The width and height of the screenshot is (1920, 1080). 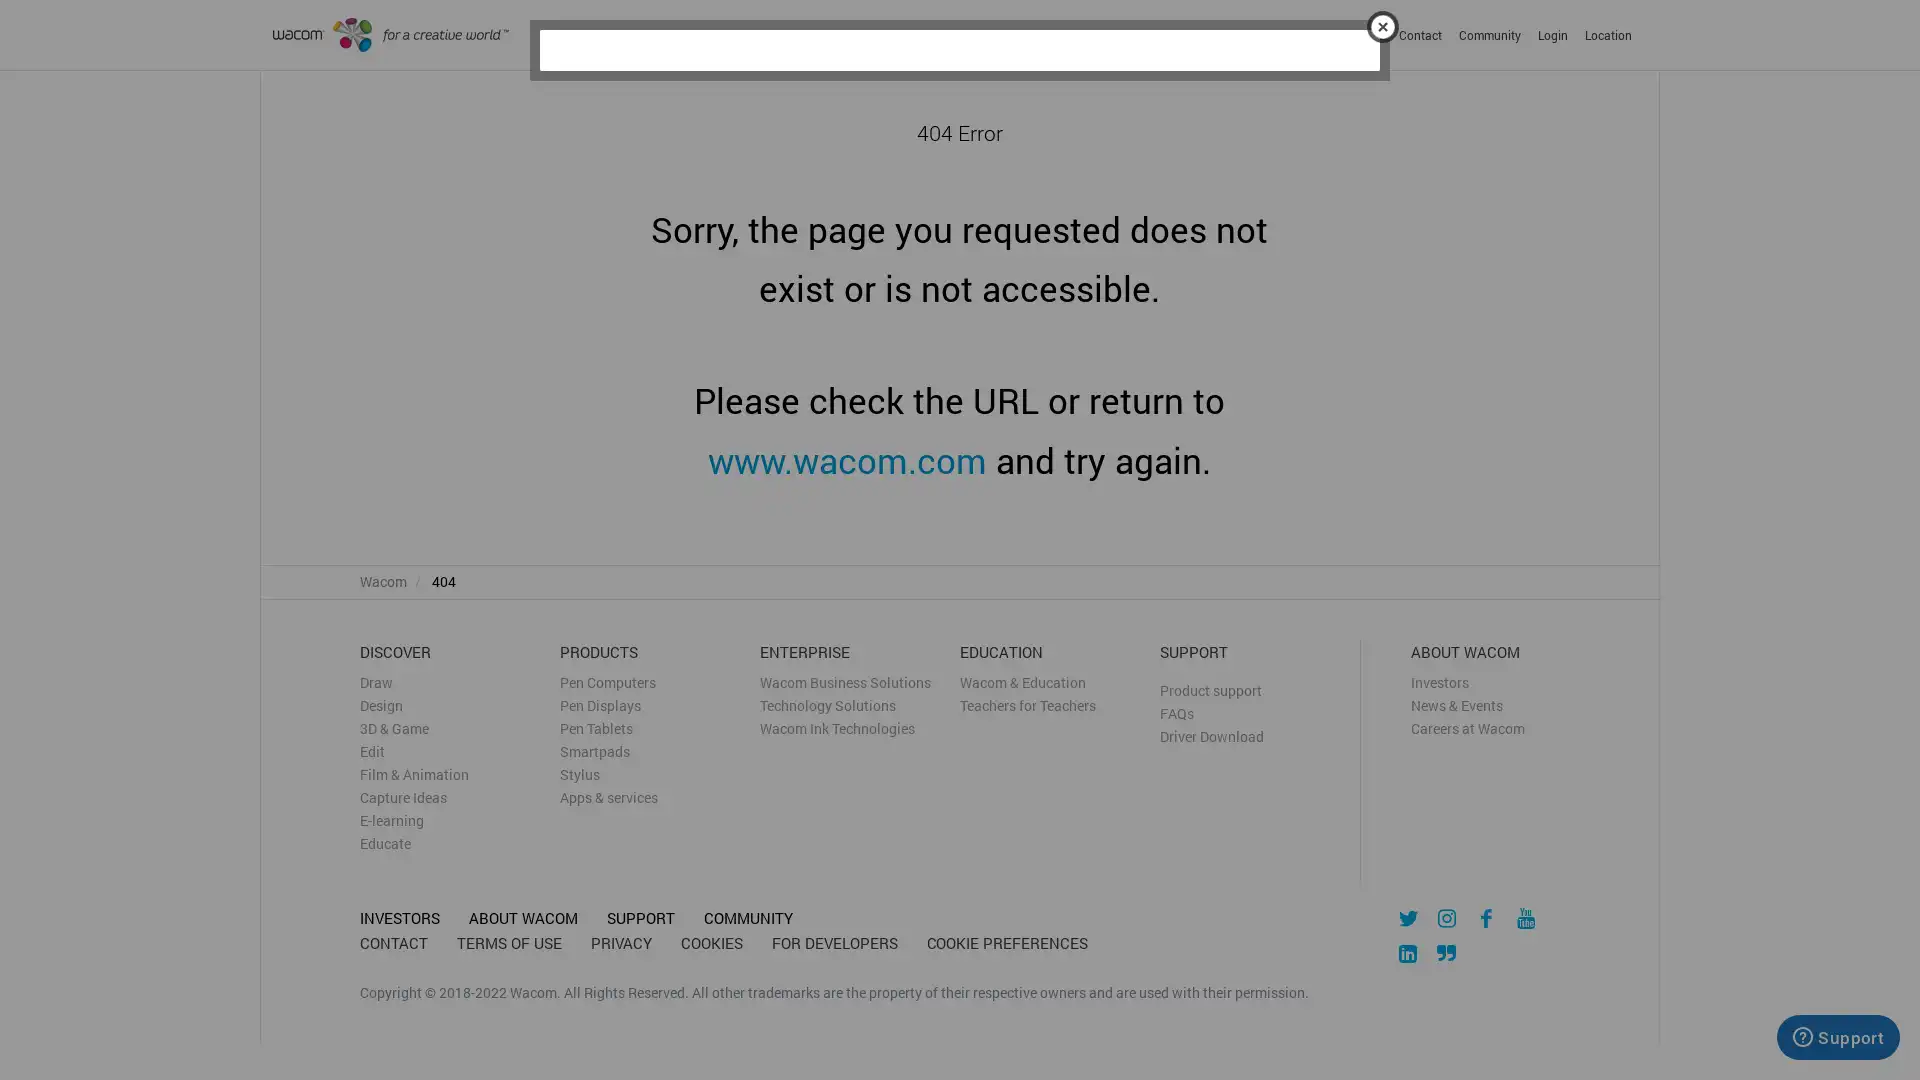 I want to click on close, so click(x=1381, y=23).